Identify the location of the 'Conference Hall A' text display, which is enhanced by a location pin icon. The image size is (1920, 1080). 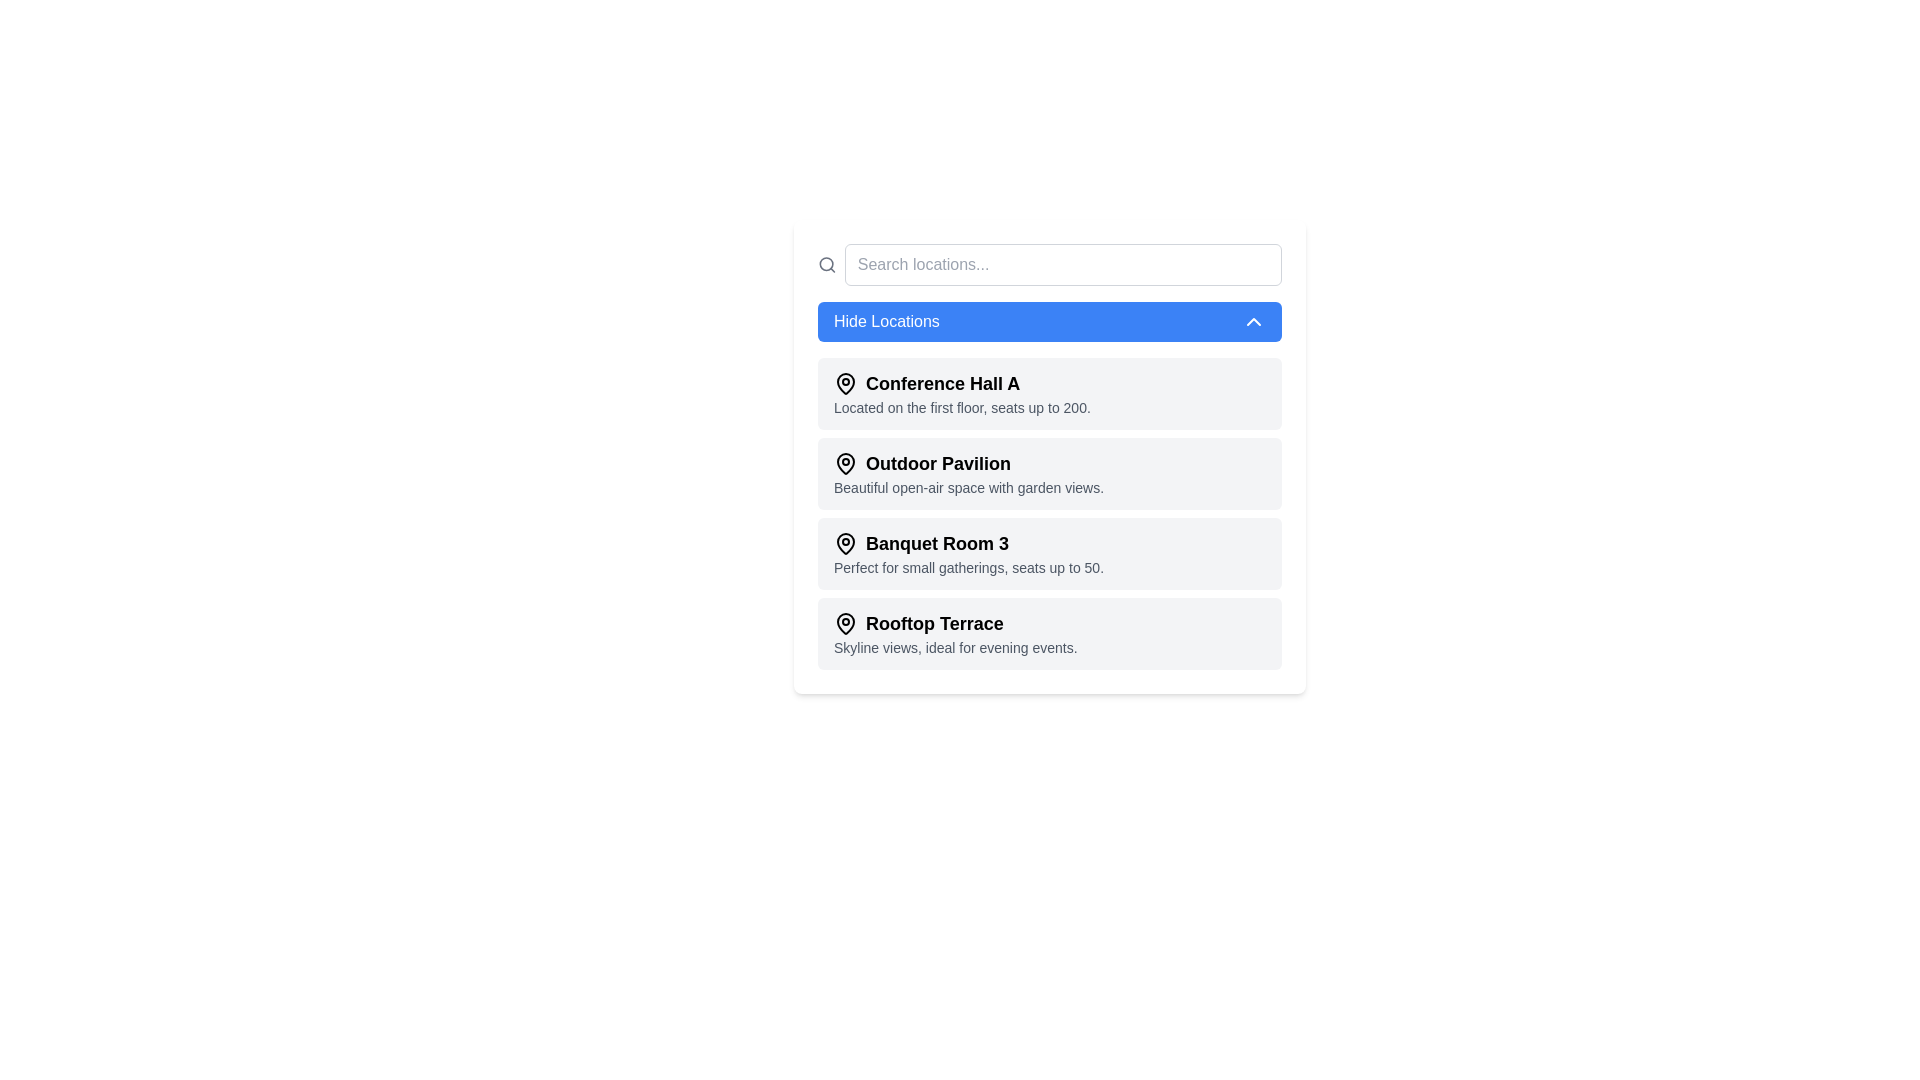
(962, 384).